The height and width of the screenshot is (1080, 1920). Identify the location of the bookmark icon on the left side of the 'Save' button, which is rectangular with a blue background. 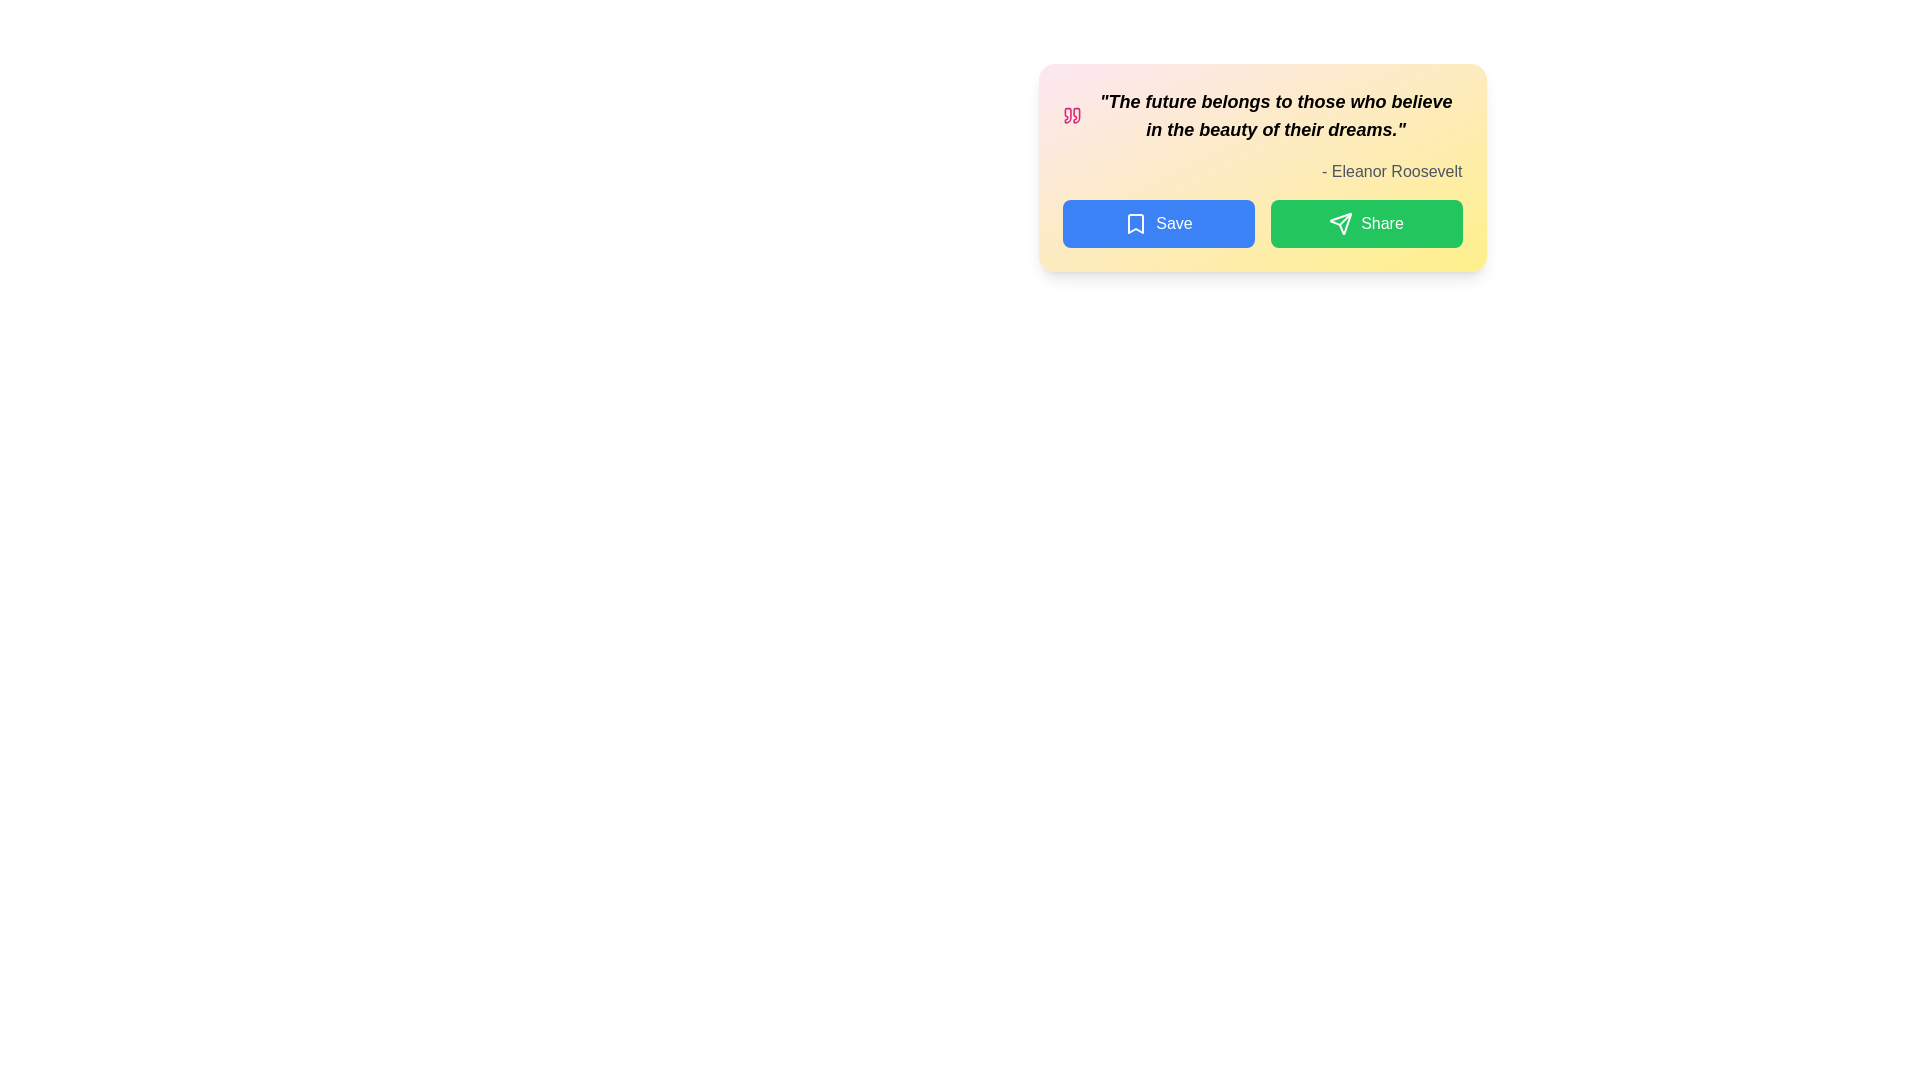
(1136, 223).